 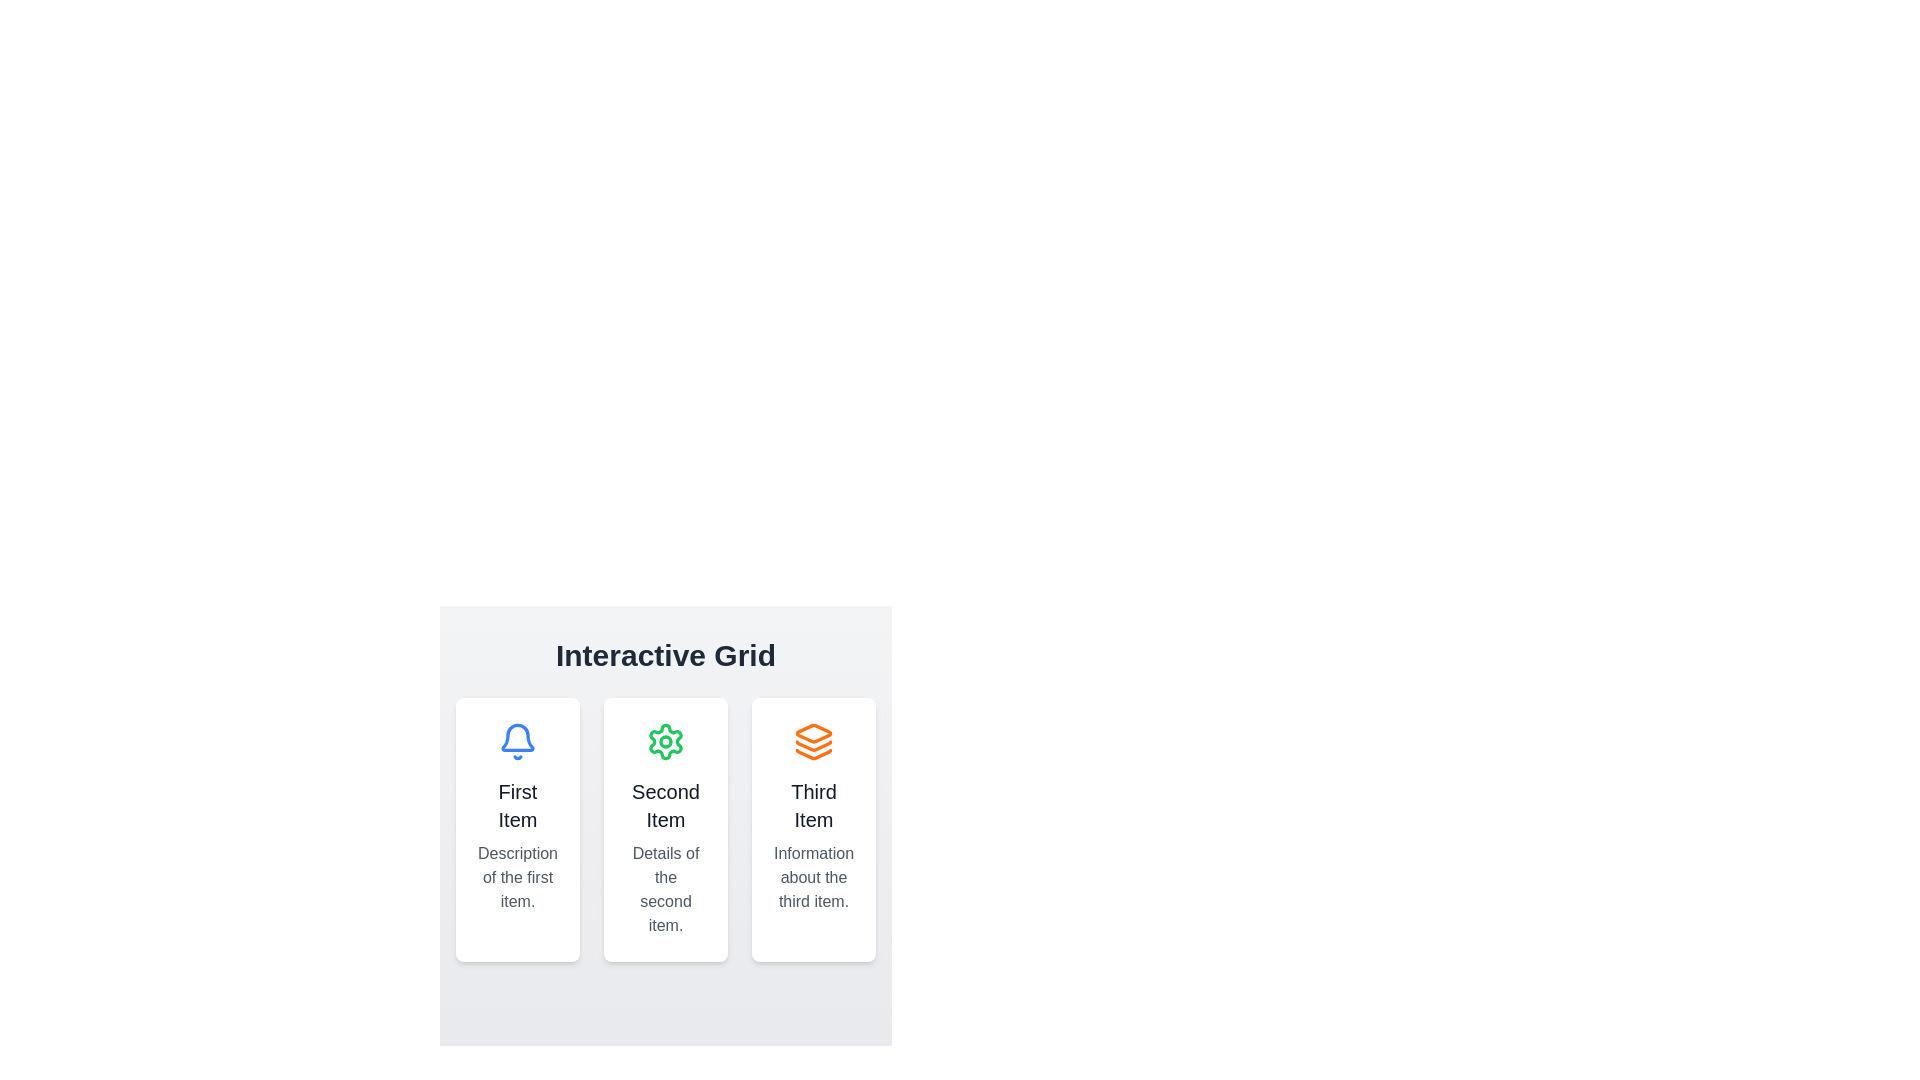 I want to click on the text label or heading that serves as the title for the third card, which is centrally located within the card, positioned below an orange icon and above a description text block, so click(x=814, y=805).